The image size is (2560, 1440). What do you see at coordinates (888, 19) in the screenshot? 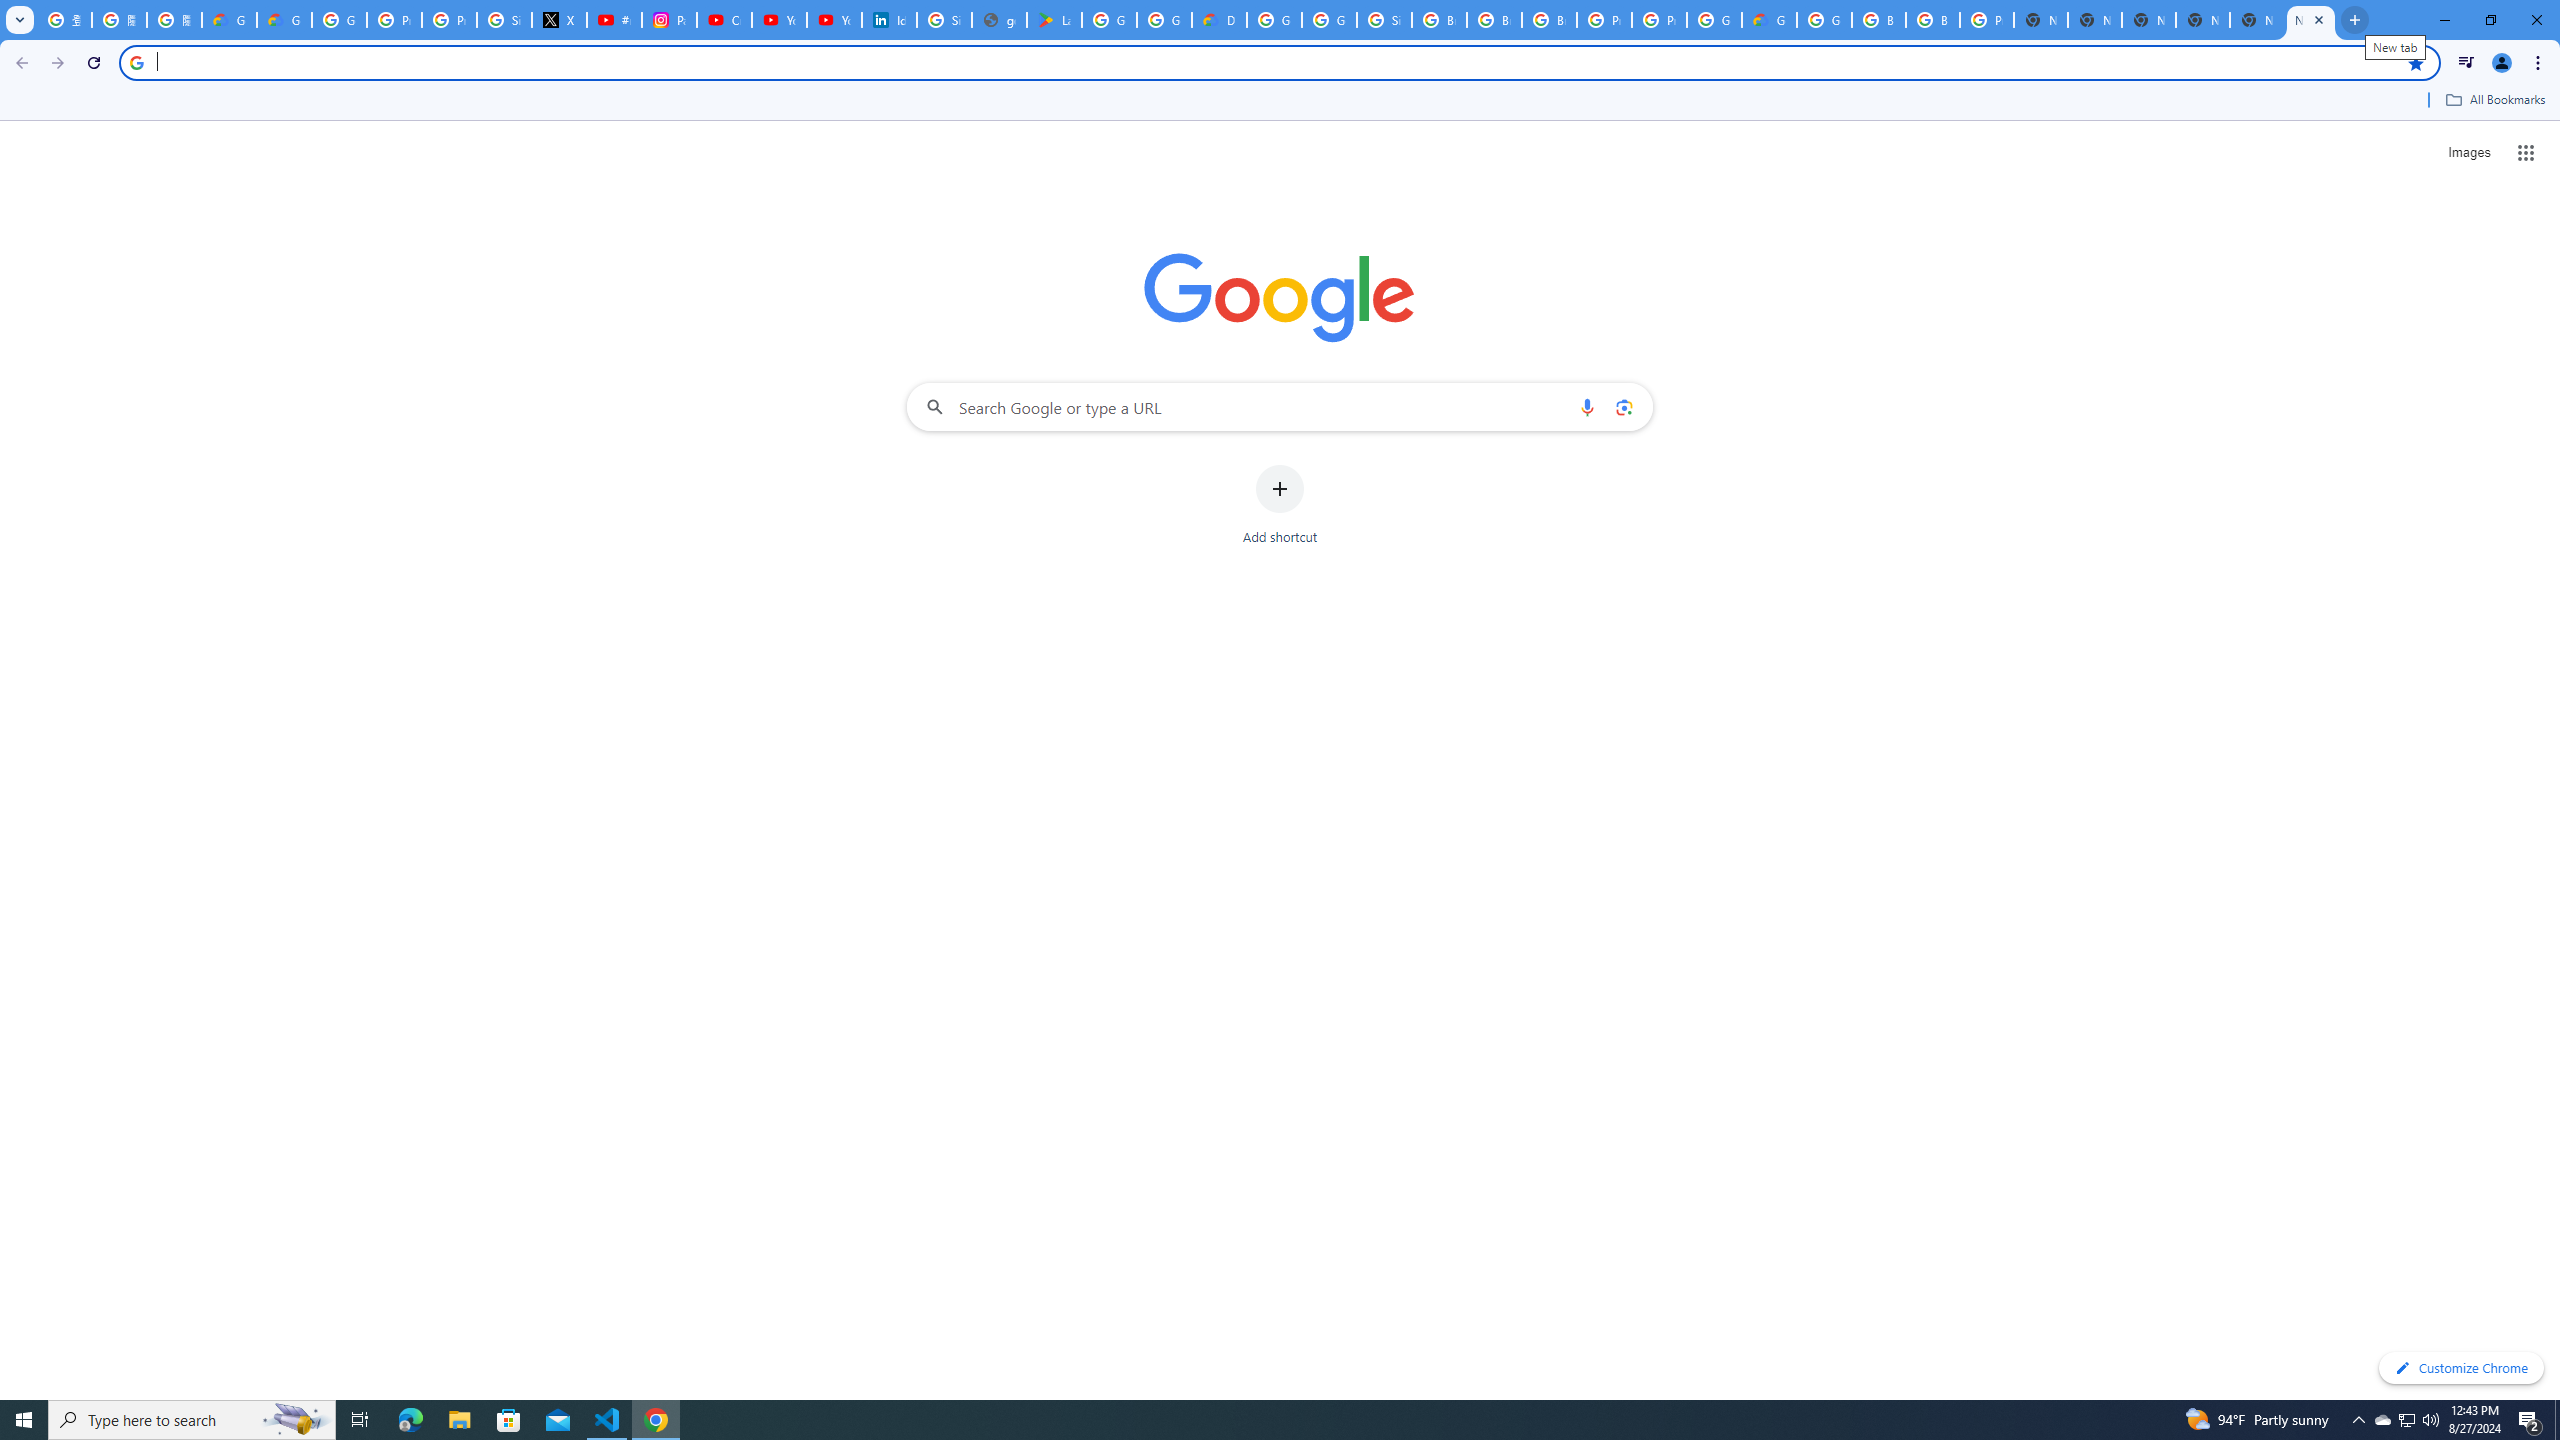
I see `'Identity verification via Persona | LinkedIn Help'` at bounding box center [888, 19].